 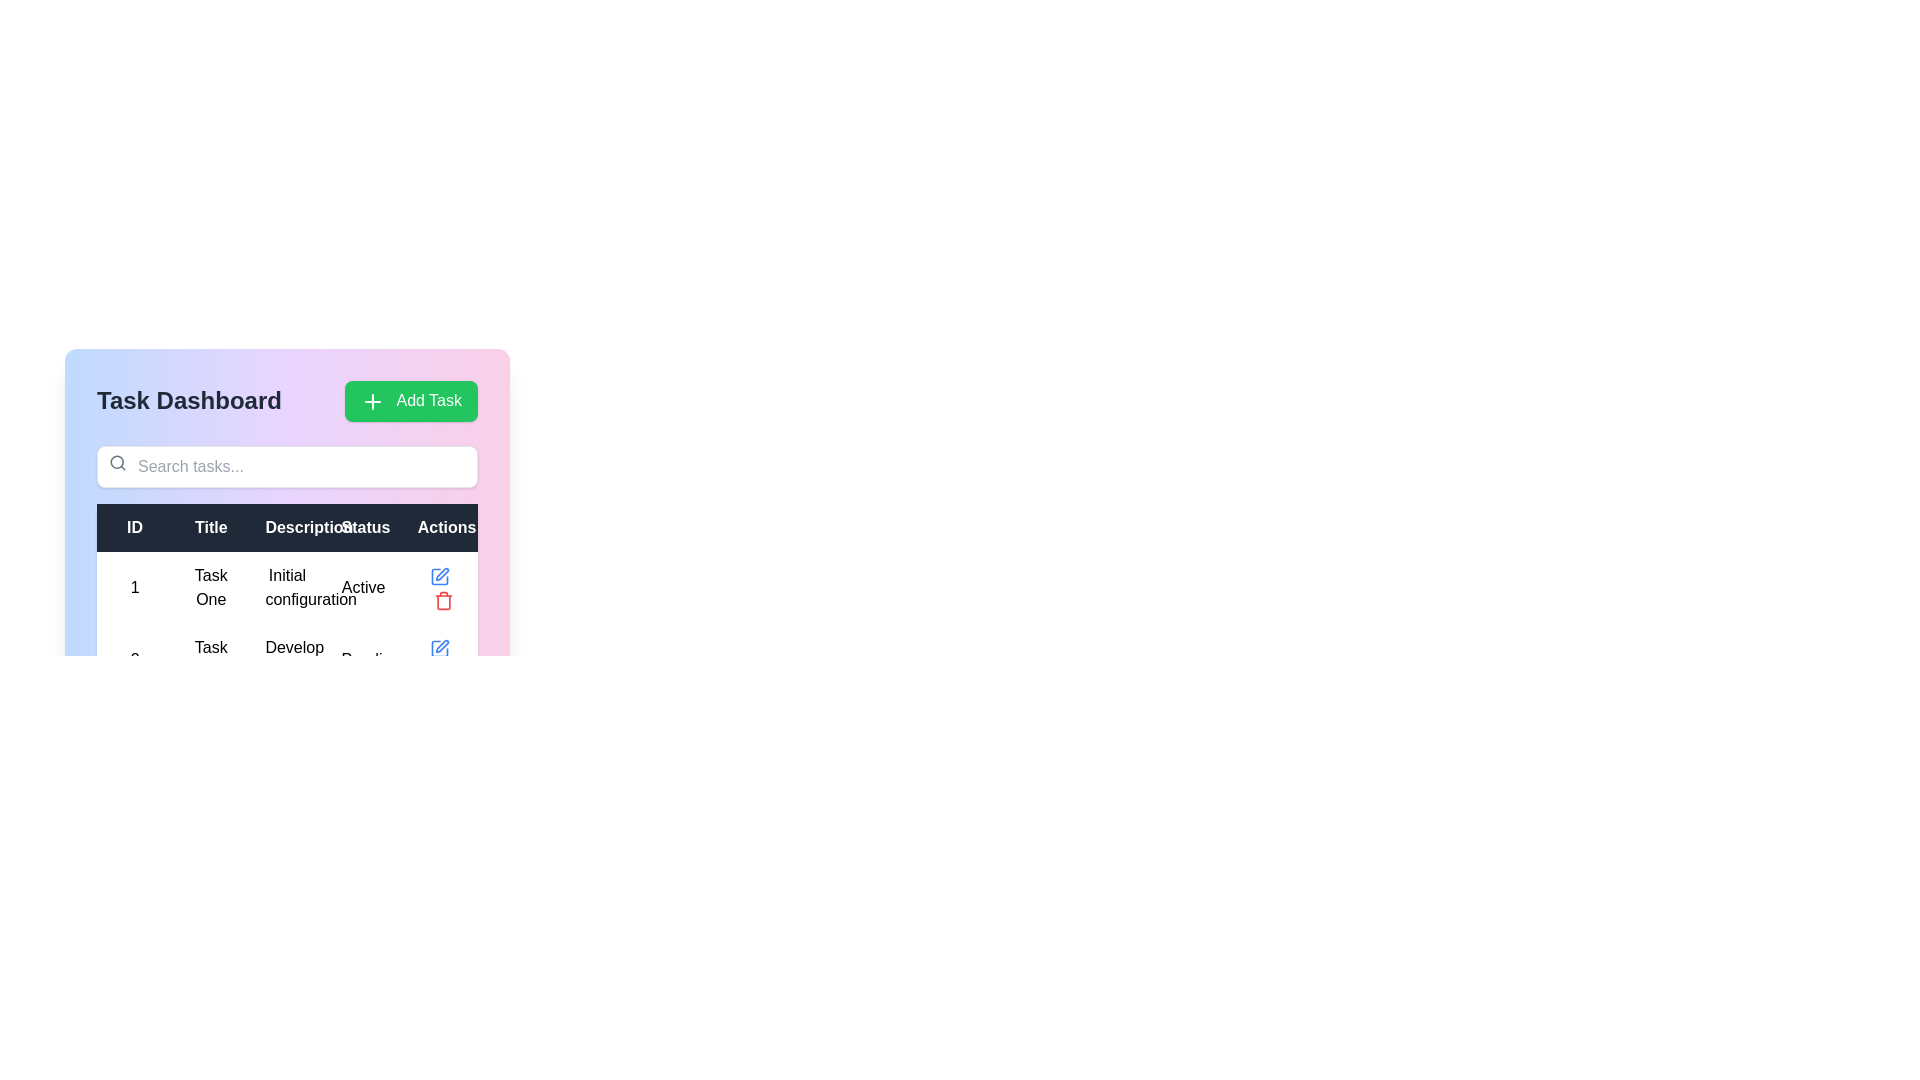 I want to click on the blue pen icon button located in the 'Actions' column of the first row in the task dashboard, so click(x=438, y=648).